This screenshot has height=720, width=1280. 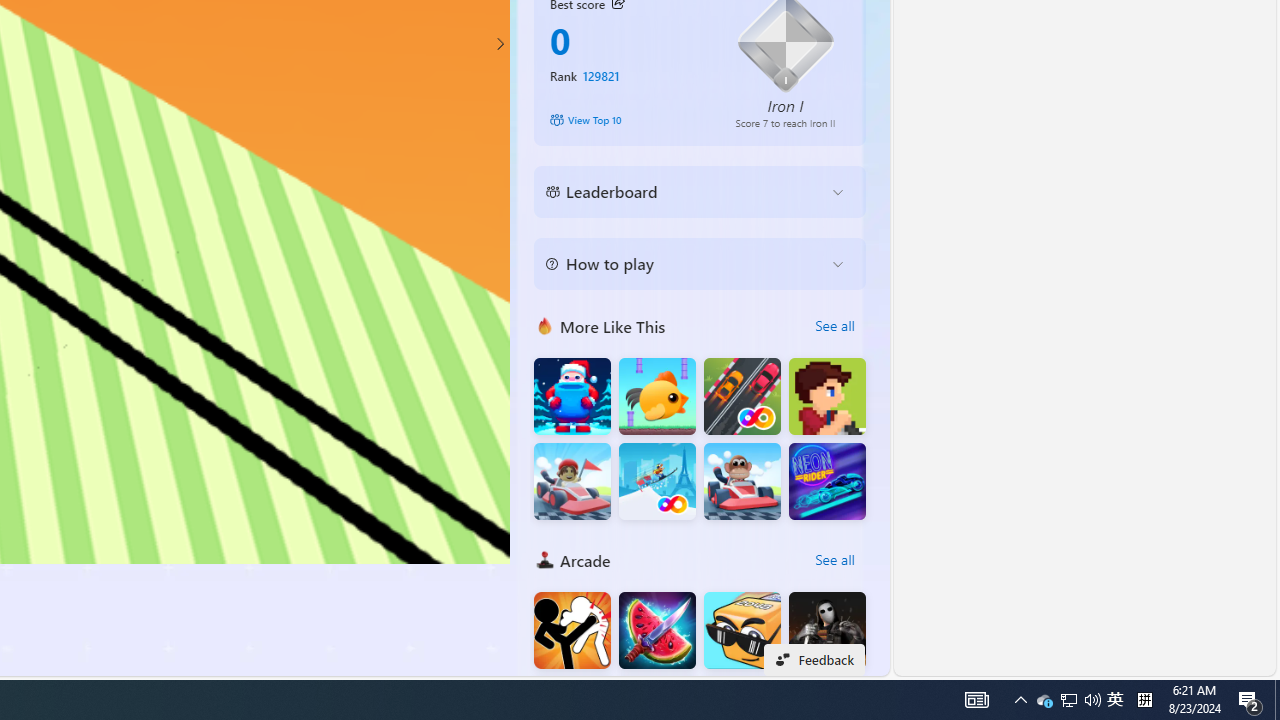 I want to click on 'Leaderboard', so click(x=684, y=191).